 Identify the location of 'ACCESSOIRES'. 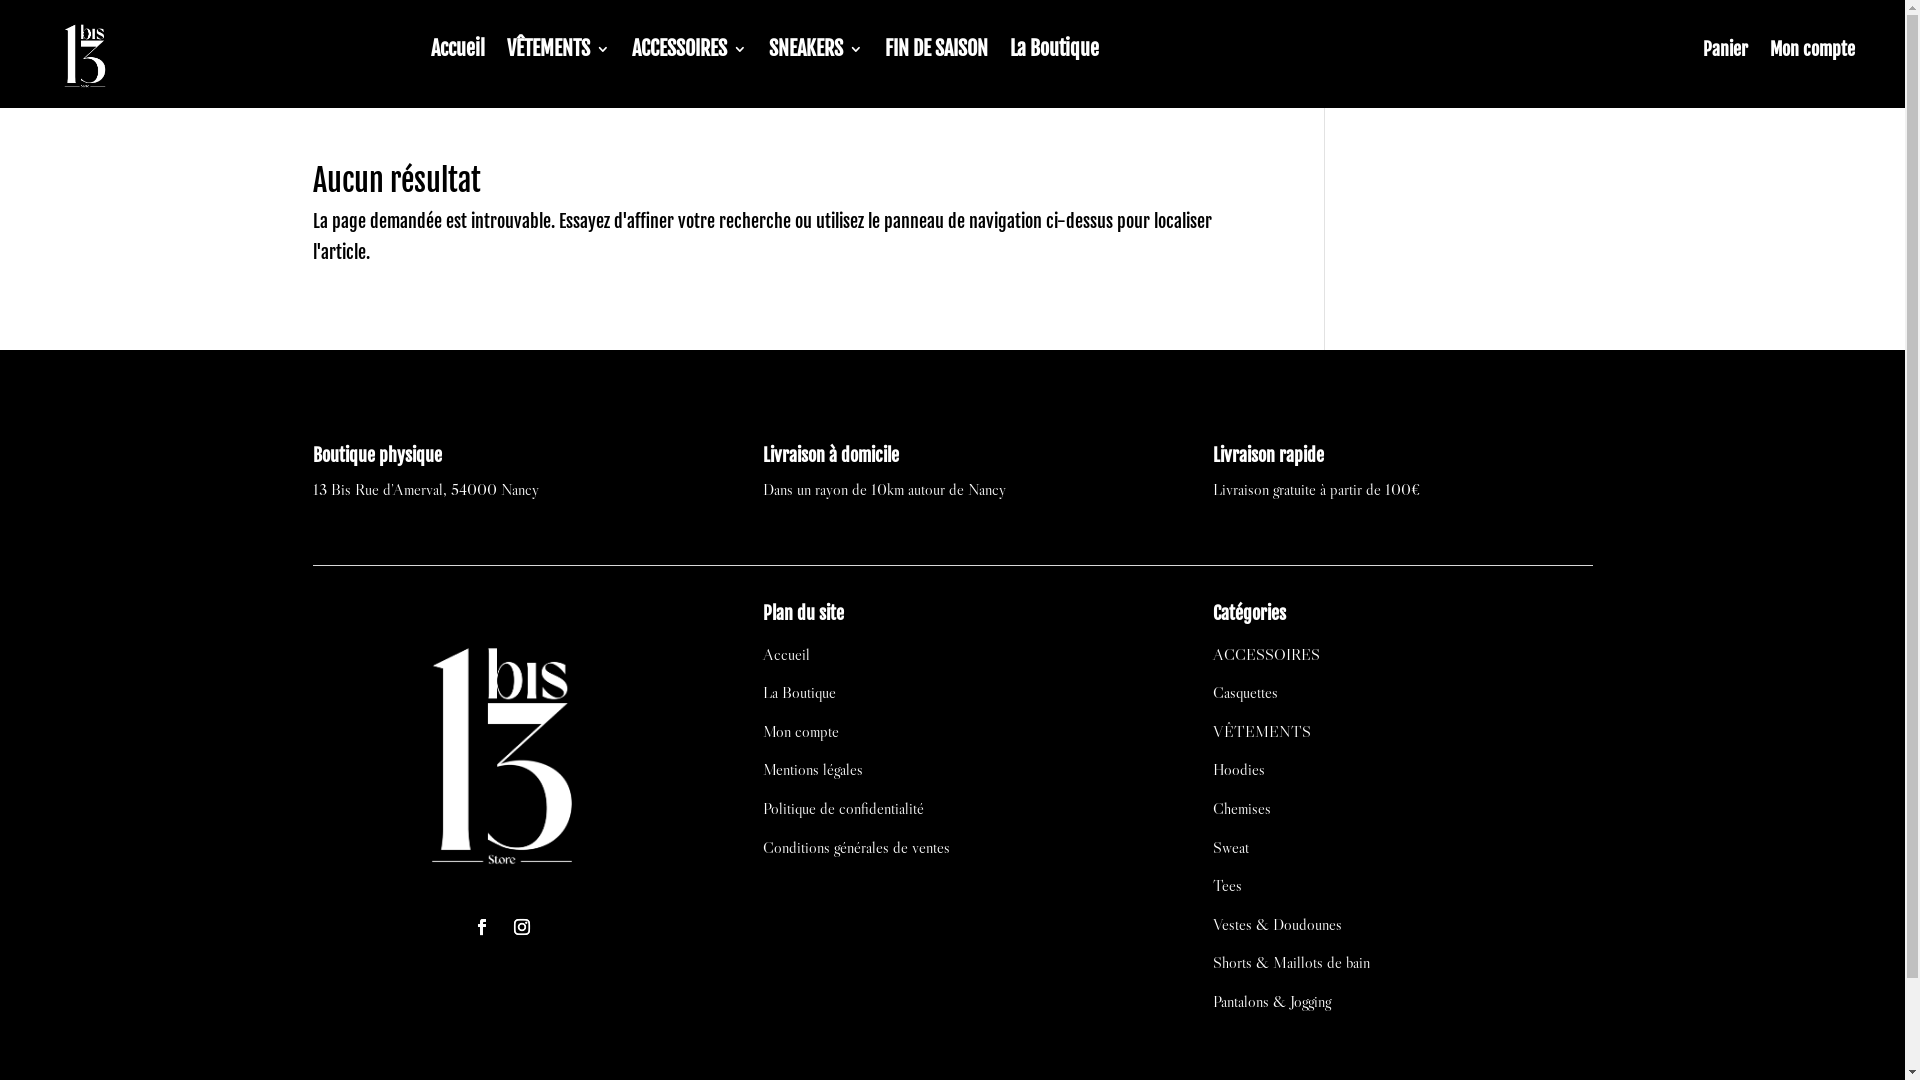
(1265, 654).